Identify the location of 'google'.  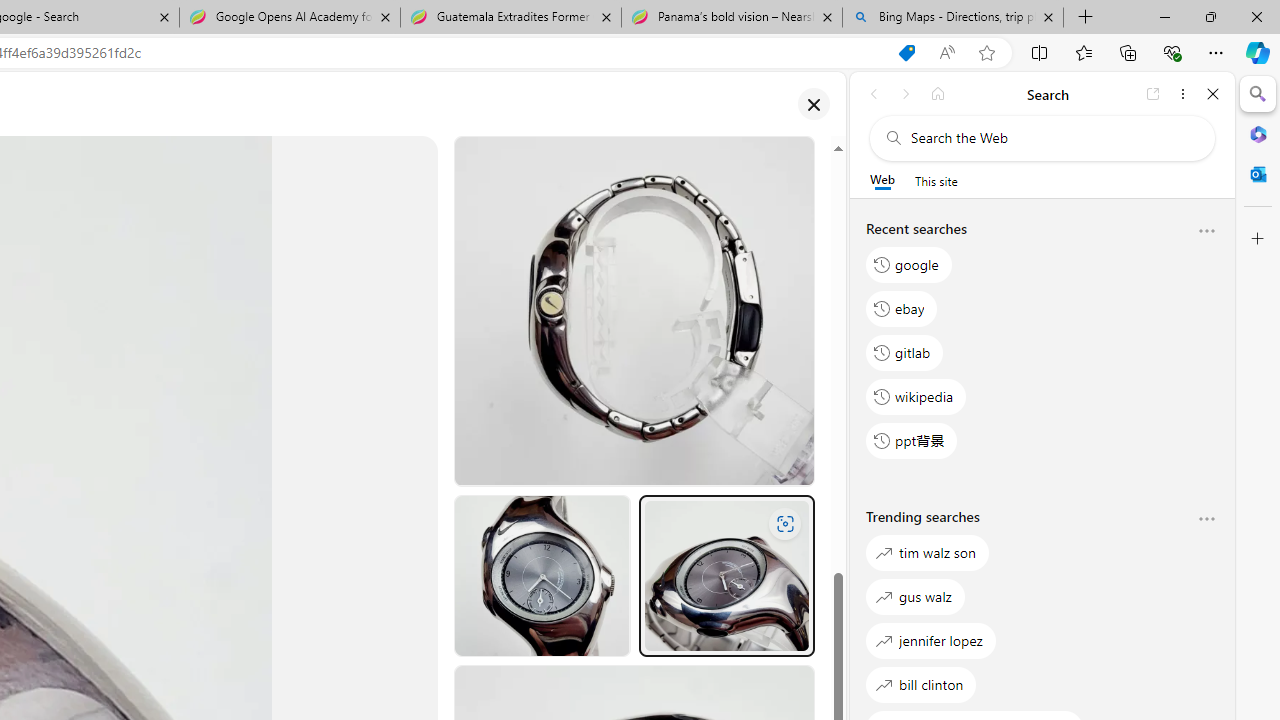
(908, 263).